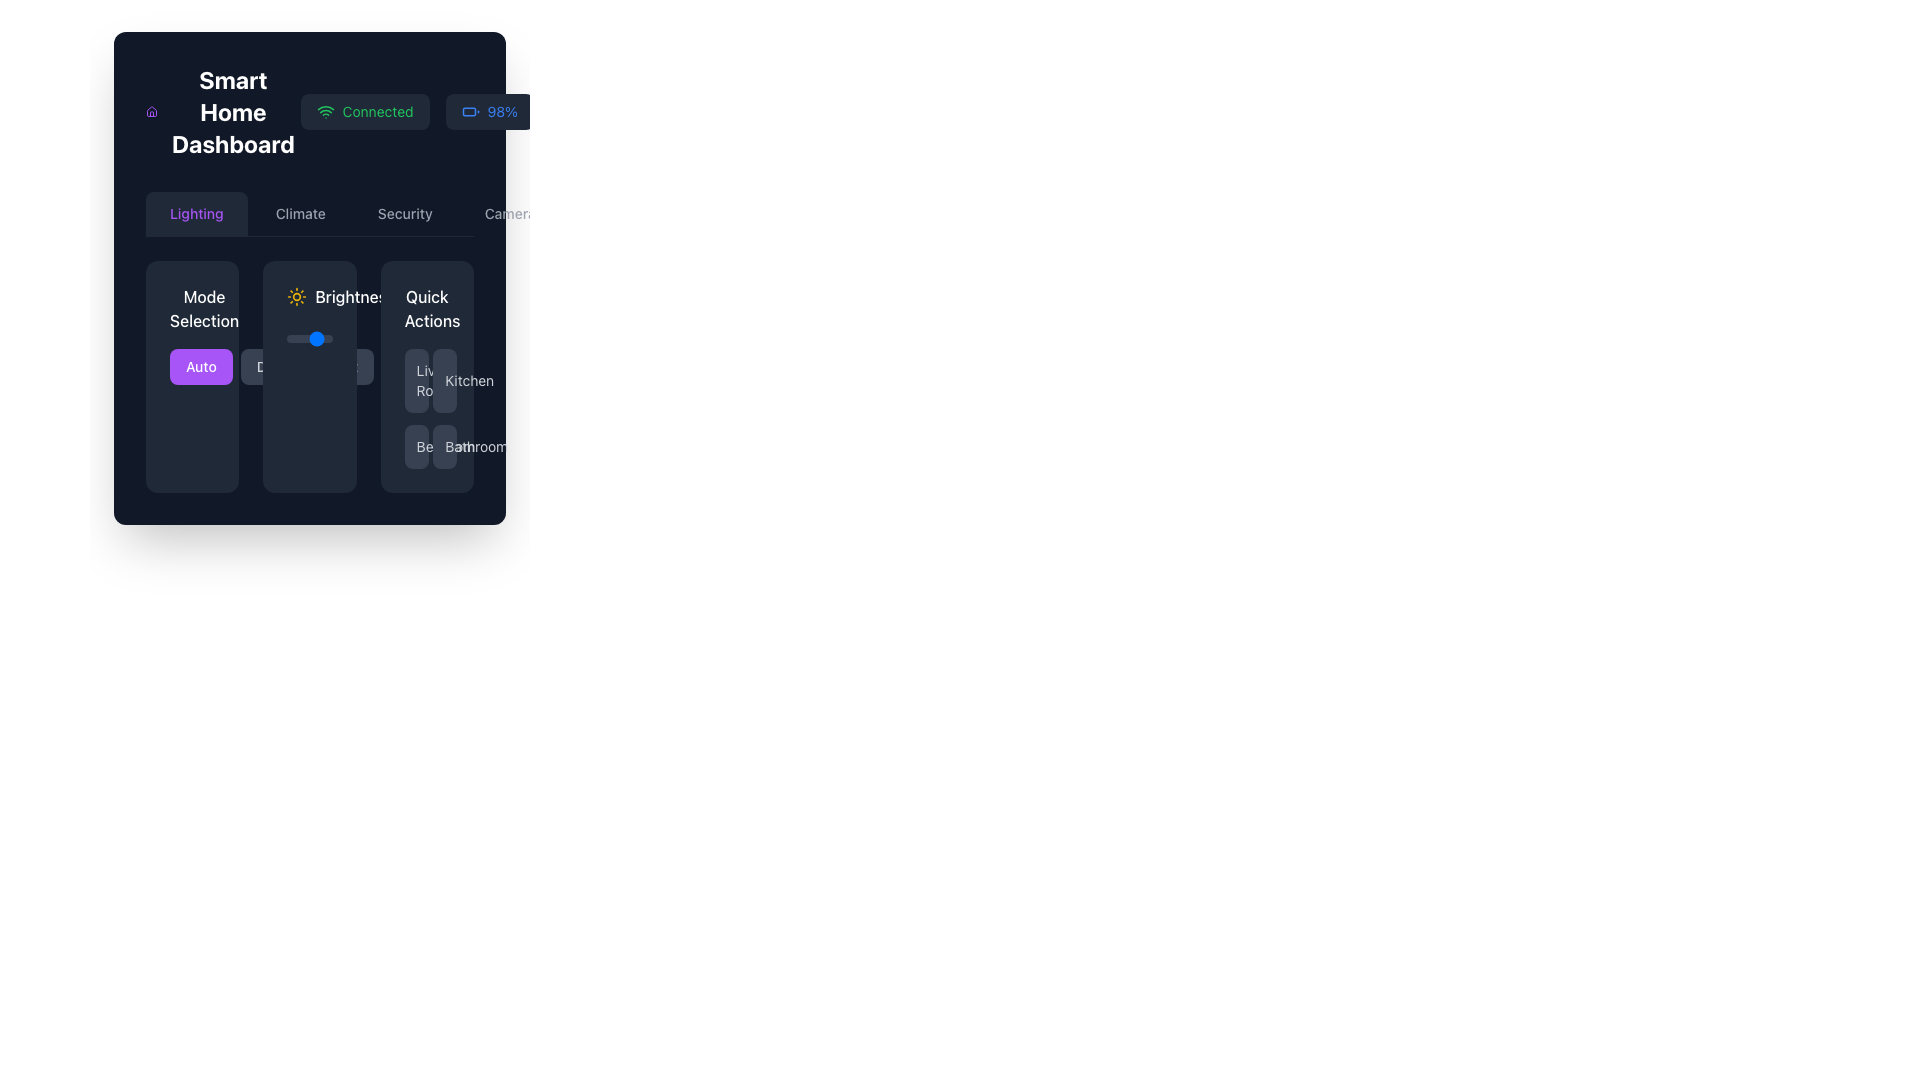 The image size is (1920, 1080). Describe the element at coordinates (201, 366) in the screenshot. I see `on the 'Auto' button, which is the first button in a horizontal sequence of settings options with a purple background and white text` at that location.